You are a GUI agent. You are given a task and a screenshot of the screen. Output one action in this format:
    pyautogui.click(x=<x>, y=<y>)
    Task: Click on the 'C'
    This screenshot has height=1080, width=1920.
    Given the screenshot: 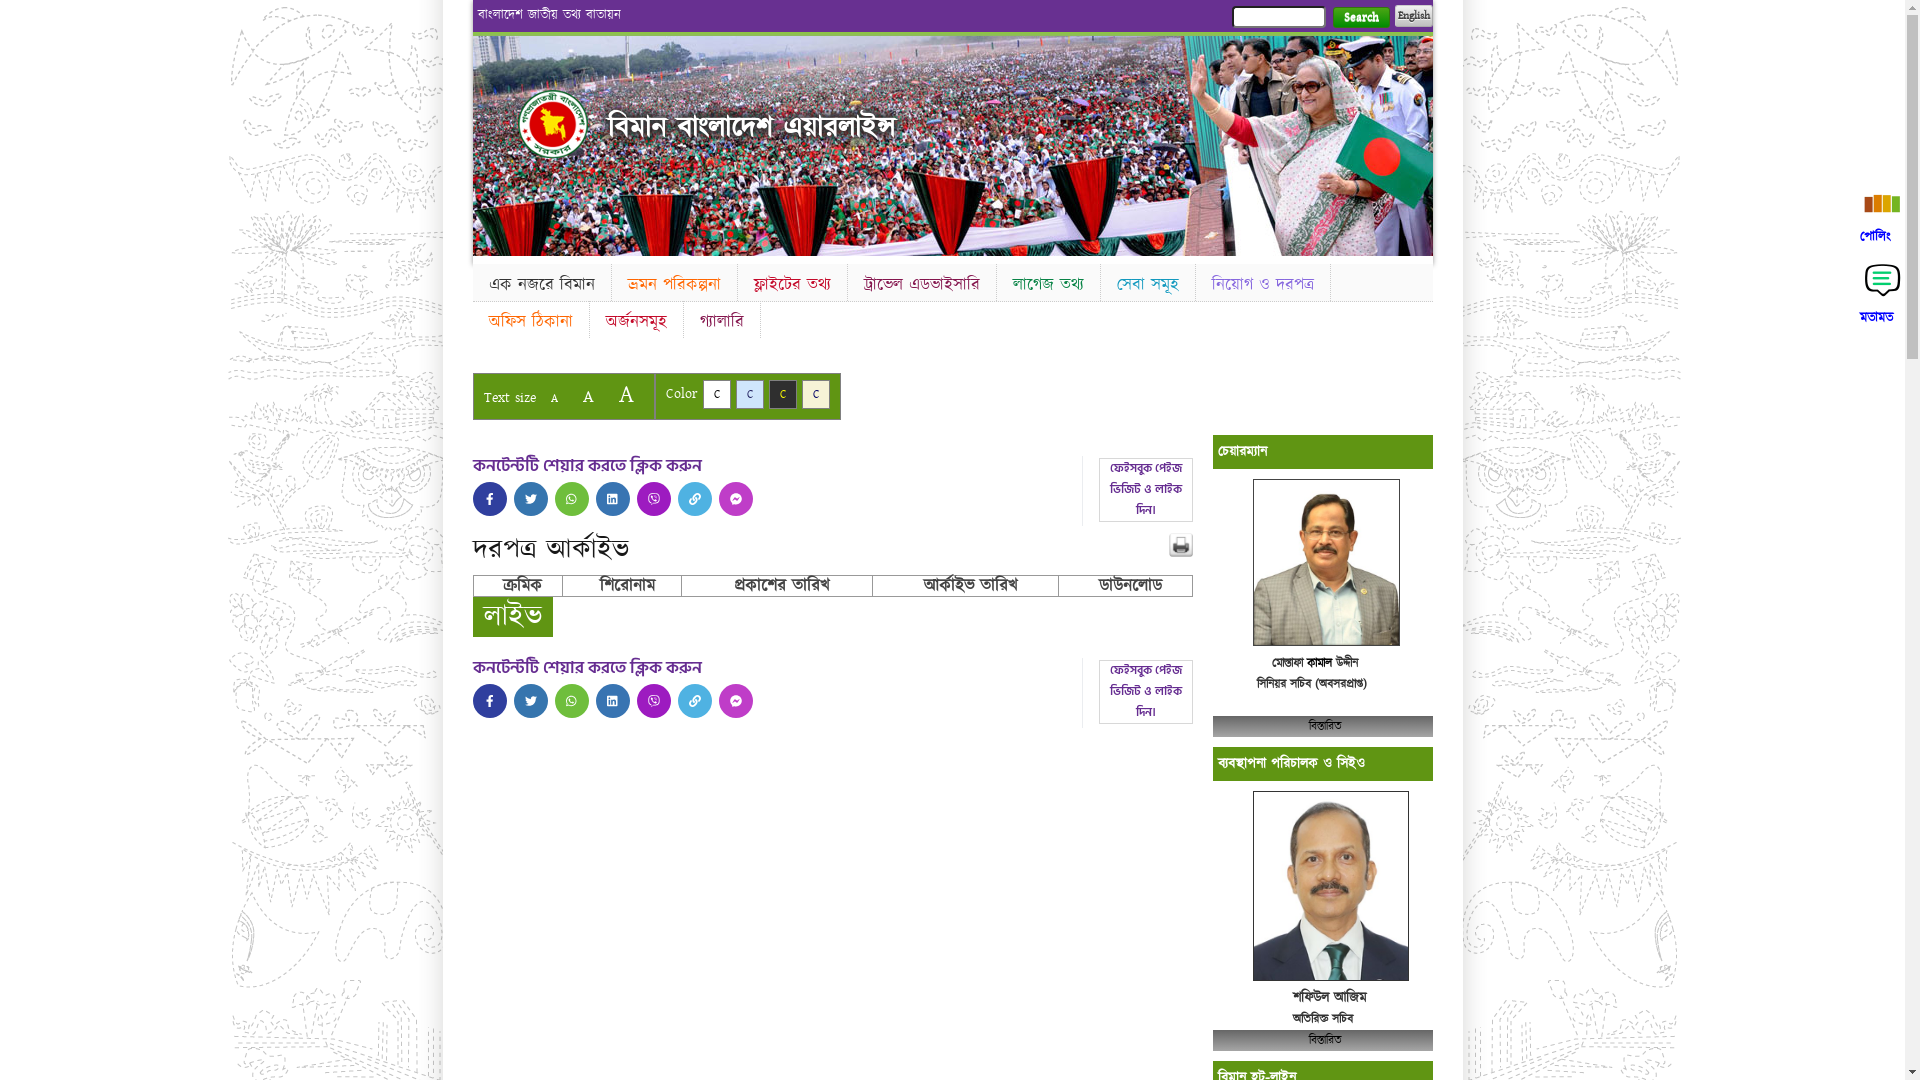 What is the action you would take?
    pyautogui.click(x=816, y=394)
    